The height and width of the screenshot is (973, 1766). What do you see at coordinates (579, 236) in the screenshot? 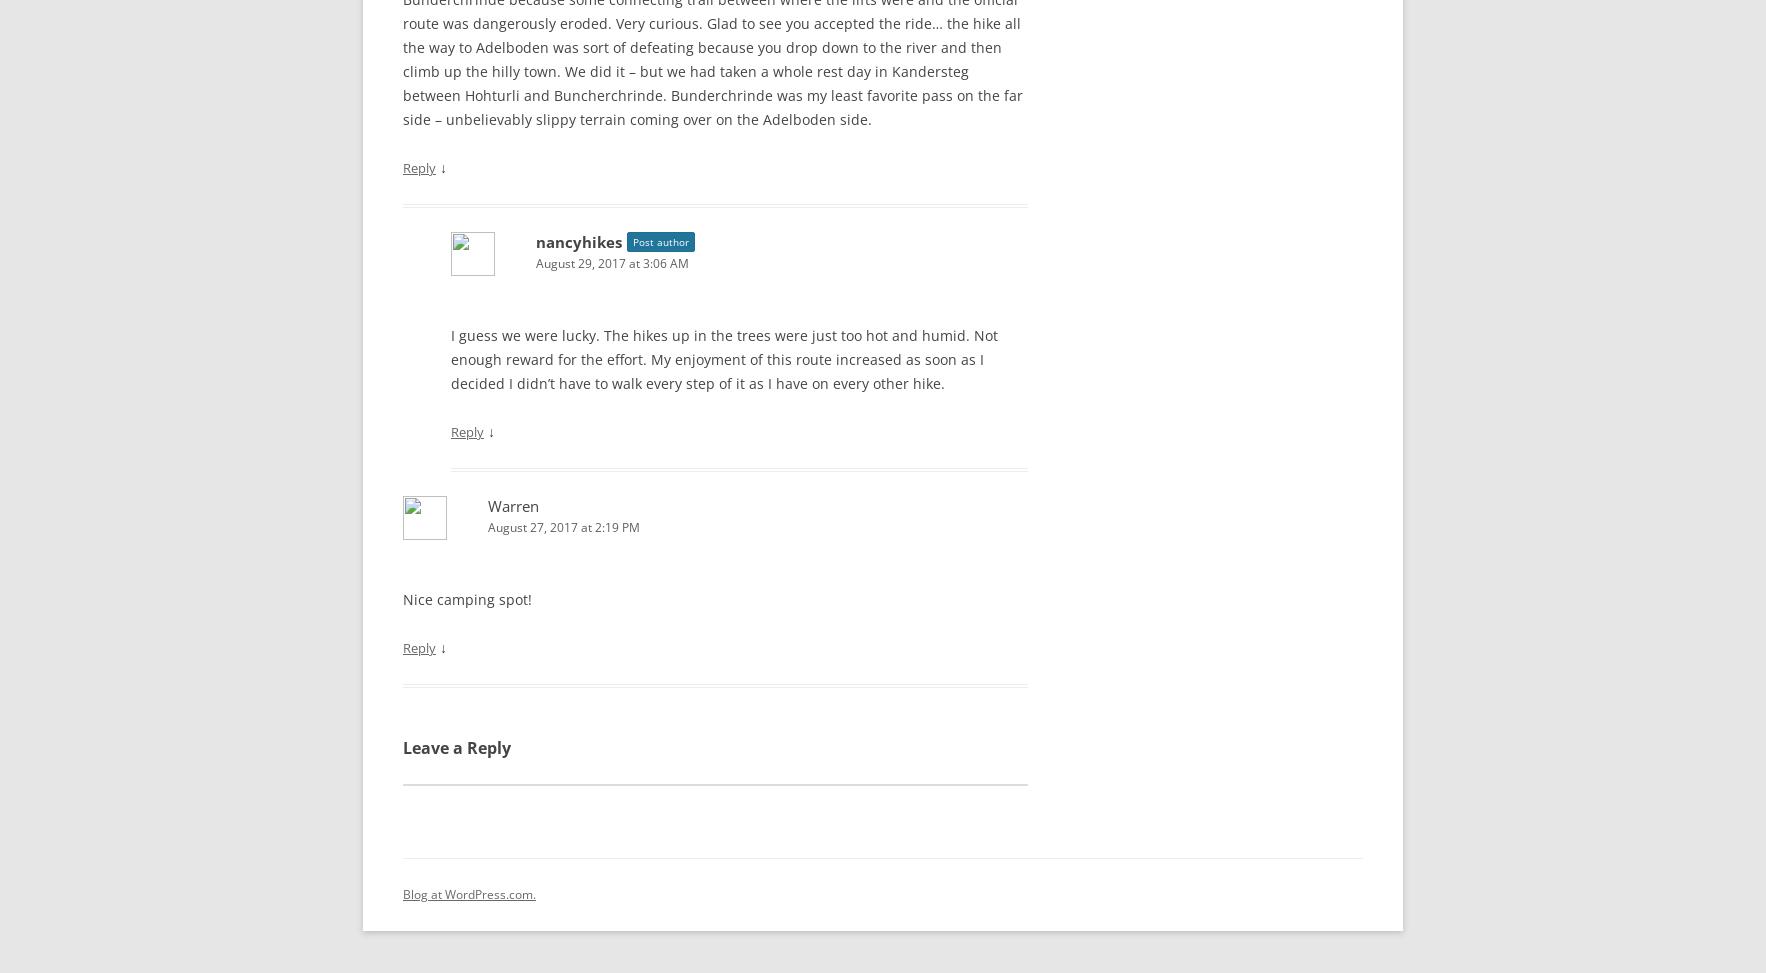
I see `'nancyhikes'` at bounding box center [579, 236].